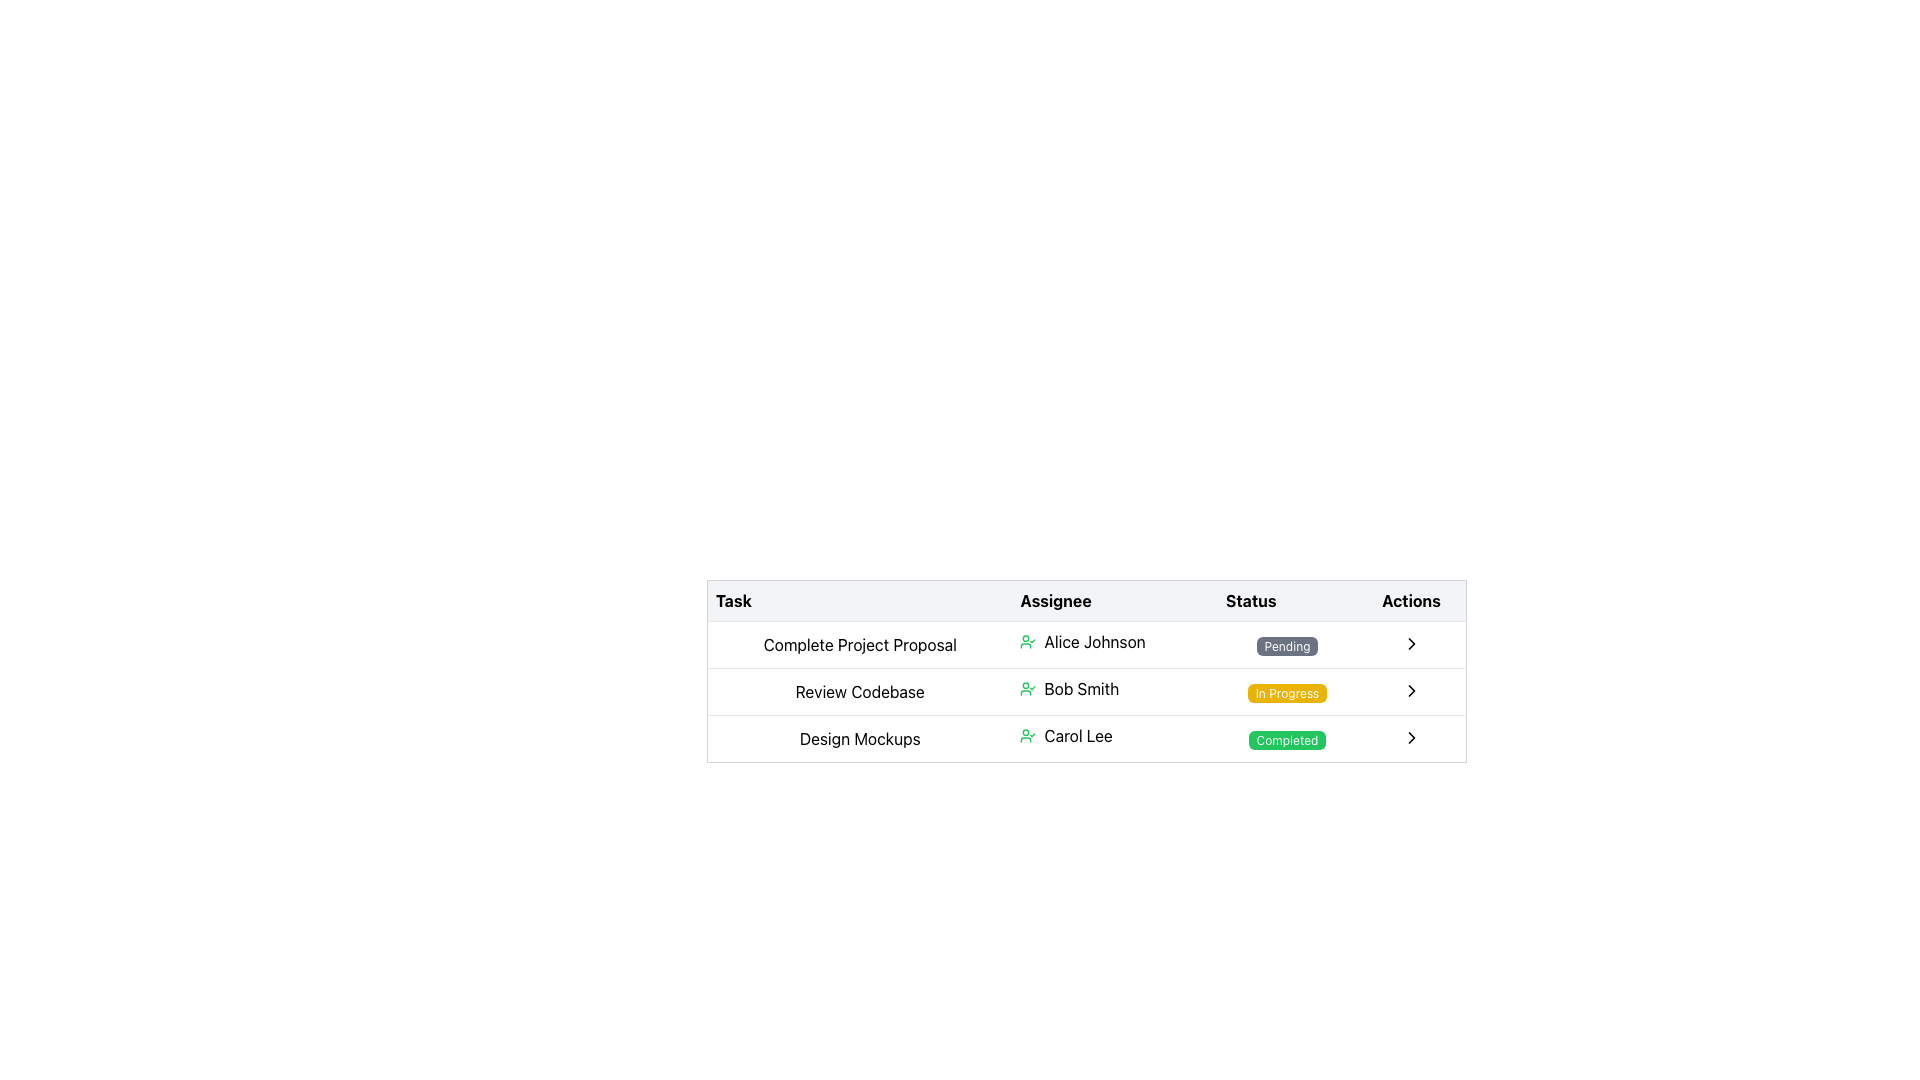  I want to click on the status indicator badge that shows 'In Progress' for the task 'Review Codebase' assigned to 'Bob Smith' in the second row of the 'Status' column, so click(1287, 690).